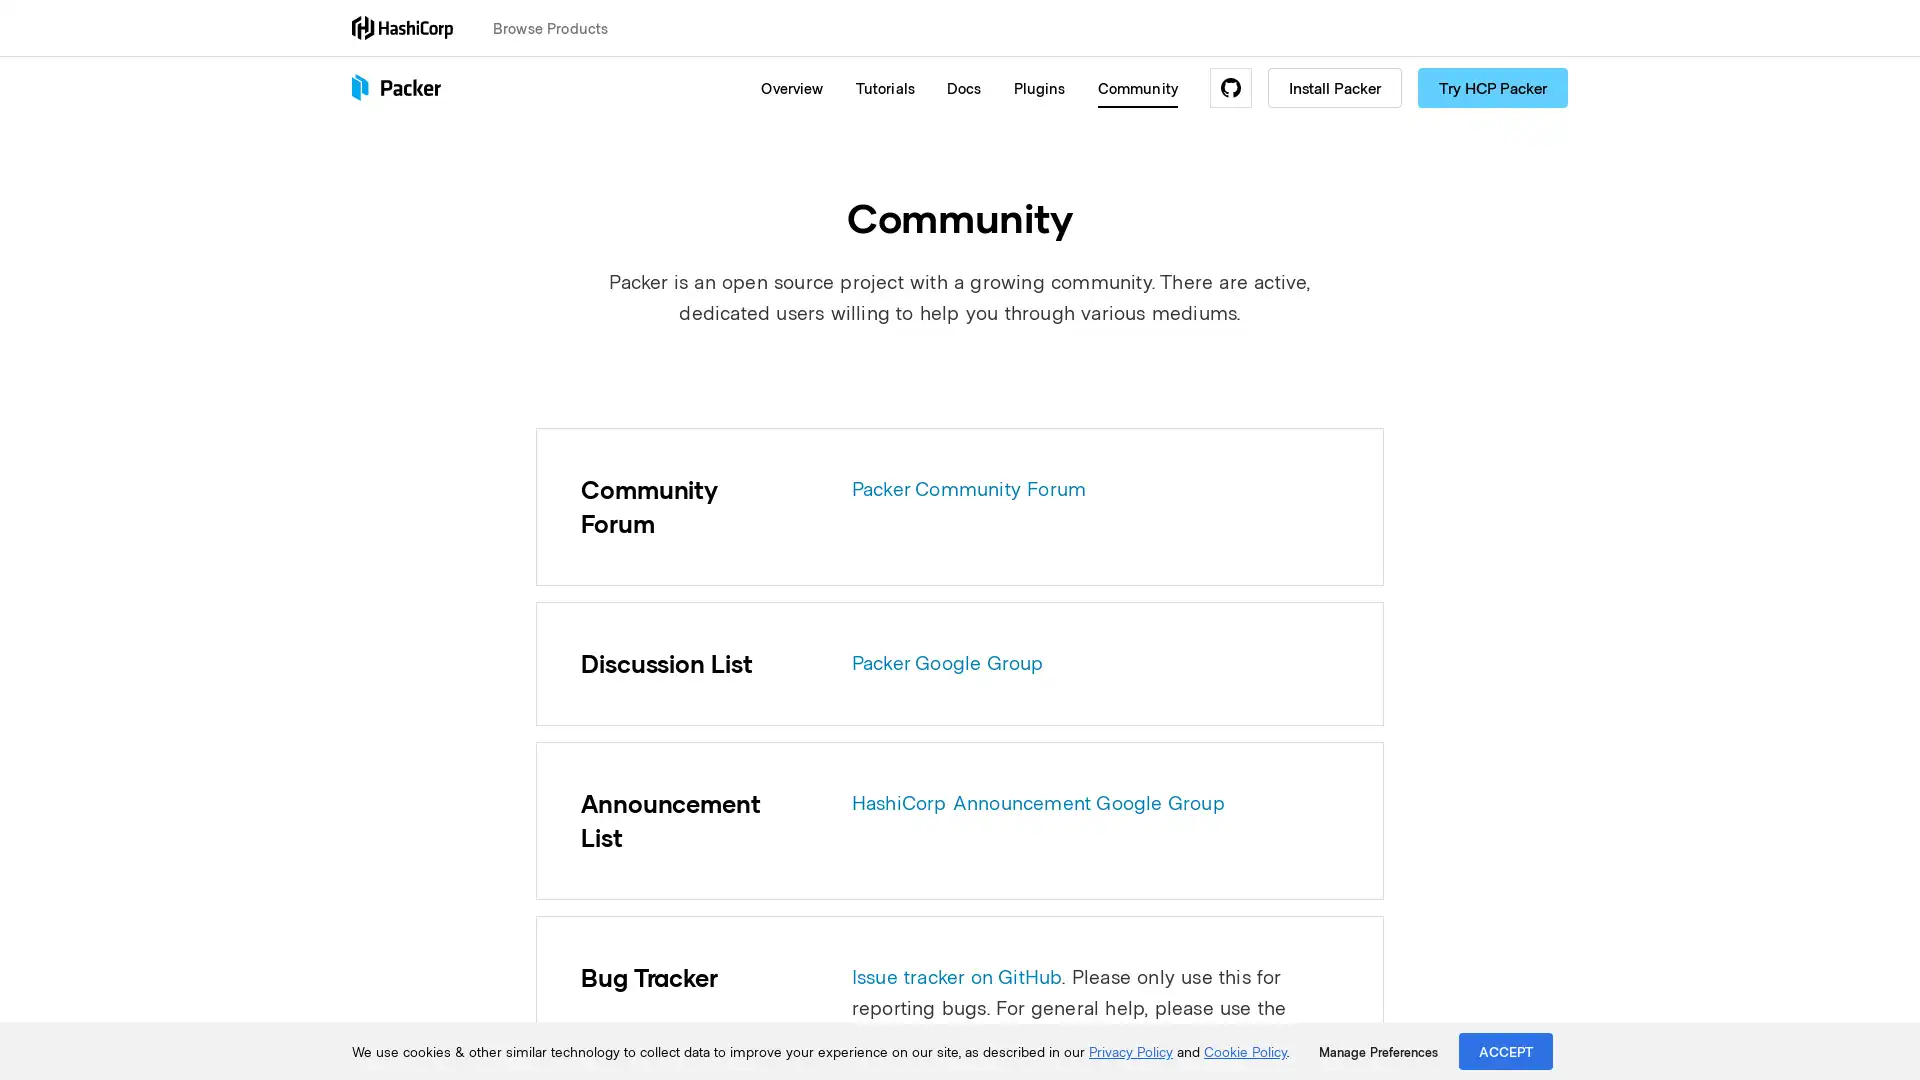 The height and width of the screenshot is (1080, 1920). What do you see at coordinates (1377, 1051) in the screenshot?
I see `Manage Preferences` at bounding box center [1377, 1051].